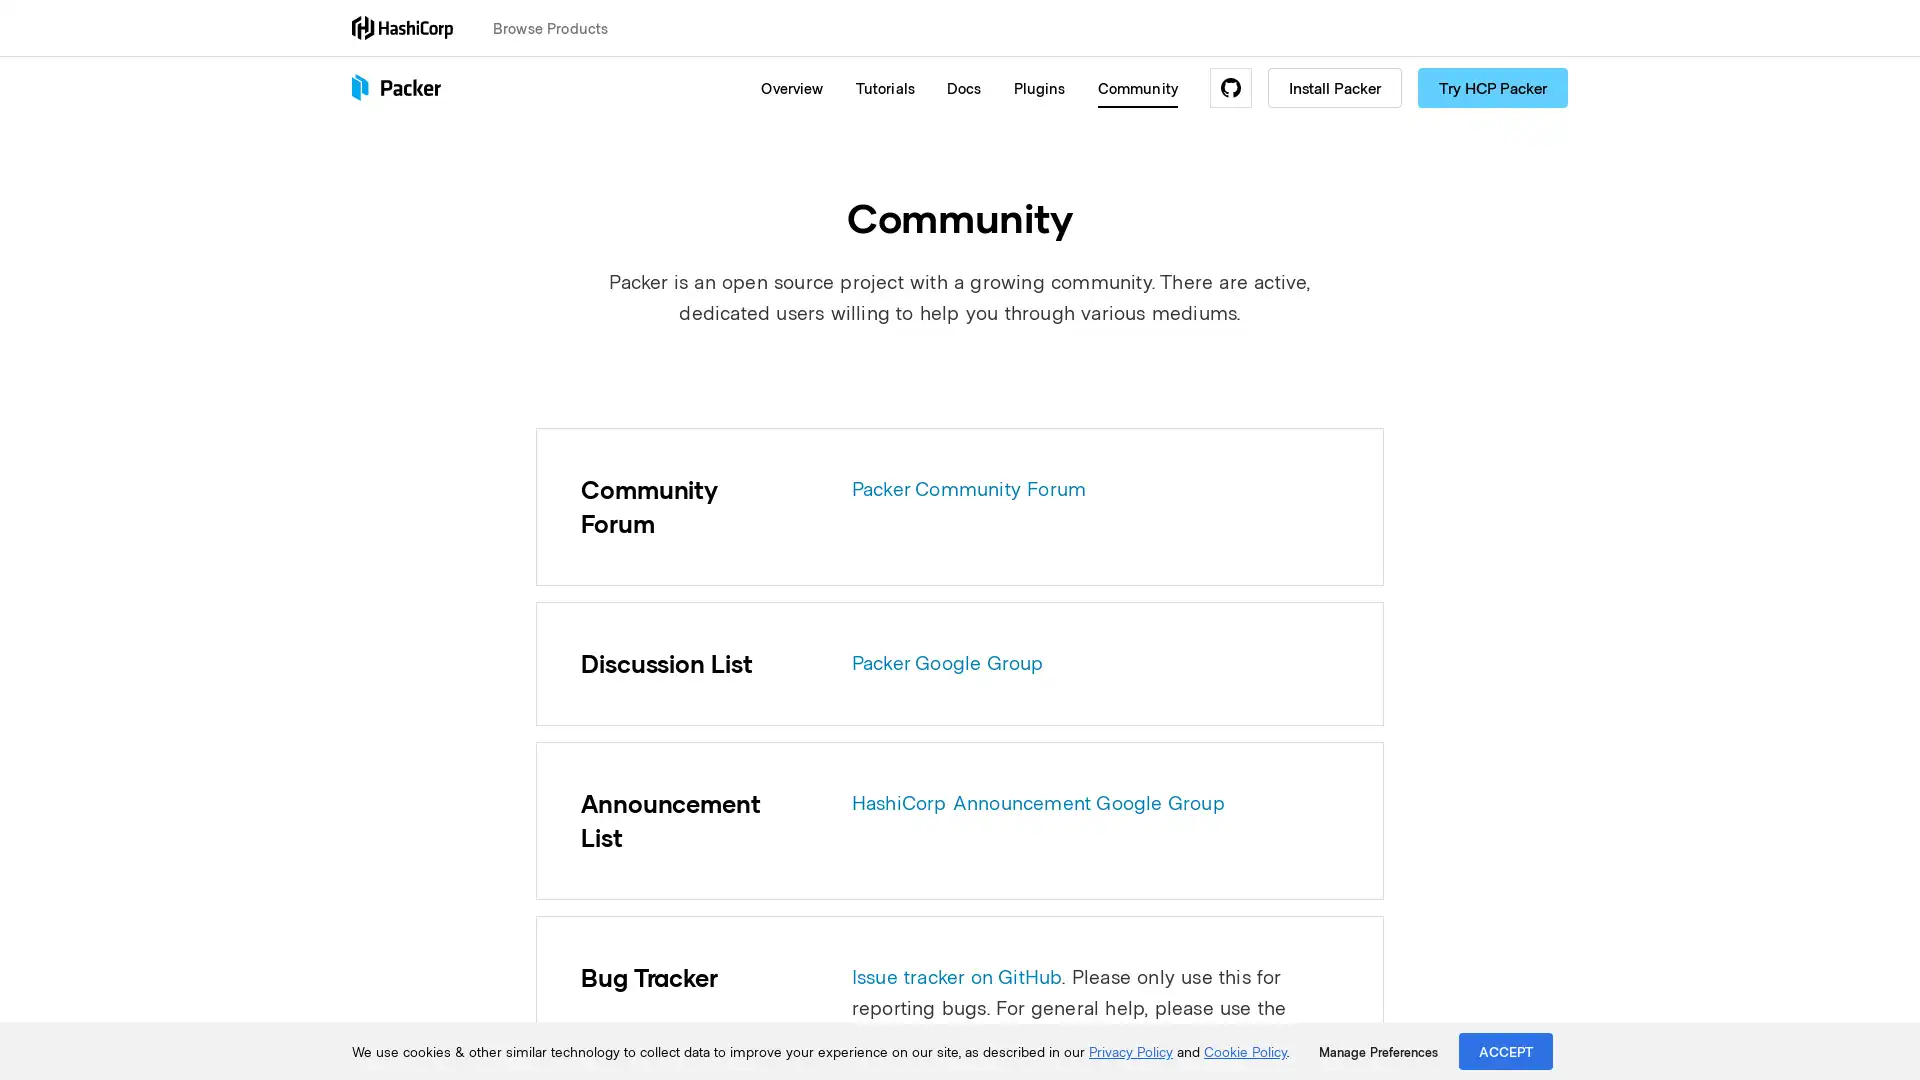 The height and width of the screenshot is (1080, 1920). What do you see at coordinates (1377, 1051) in the screenshot?
I see `Manage Preferences` at bounding box center [1377, 1051].